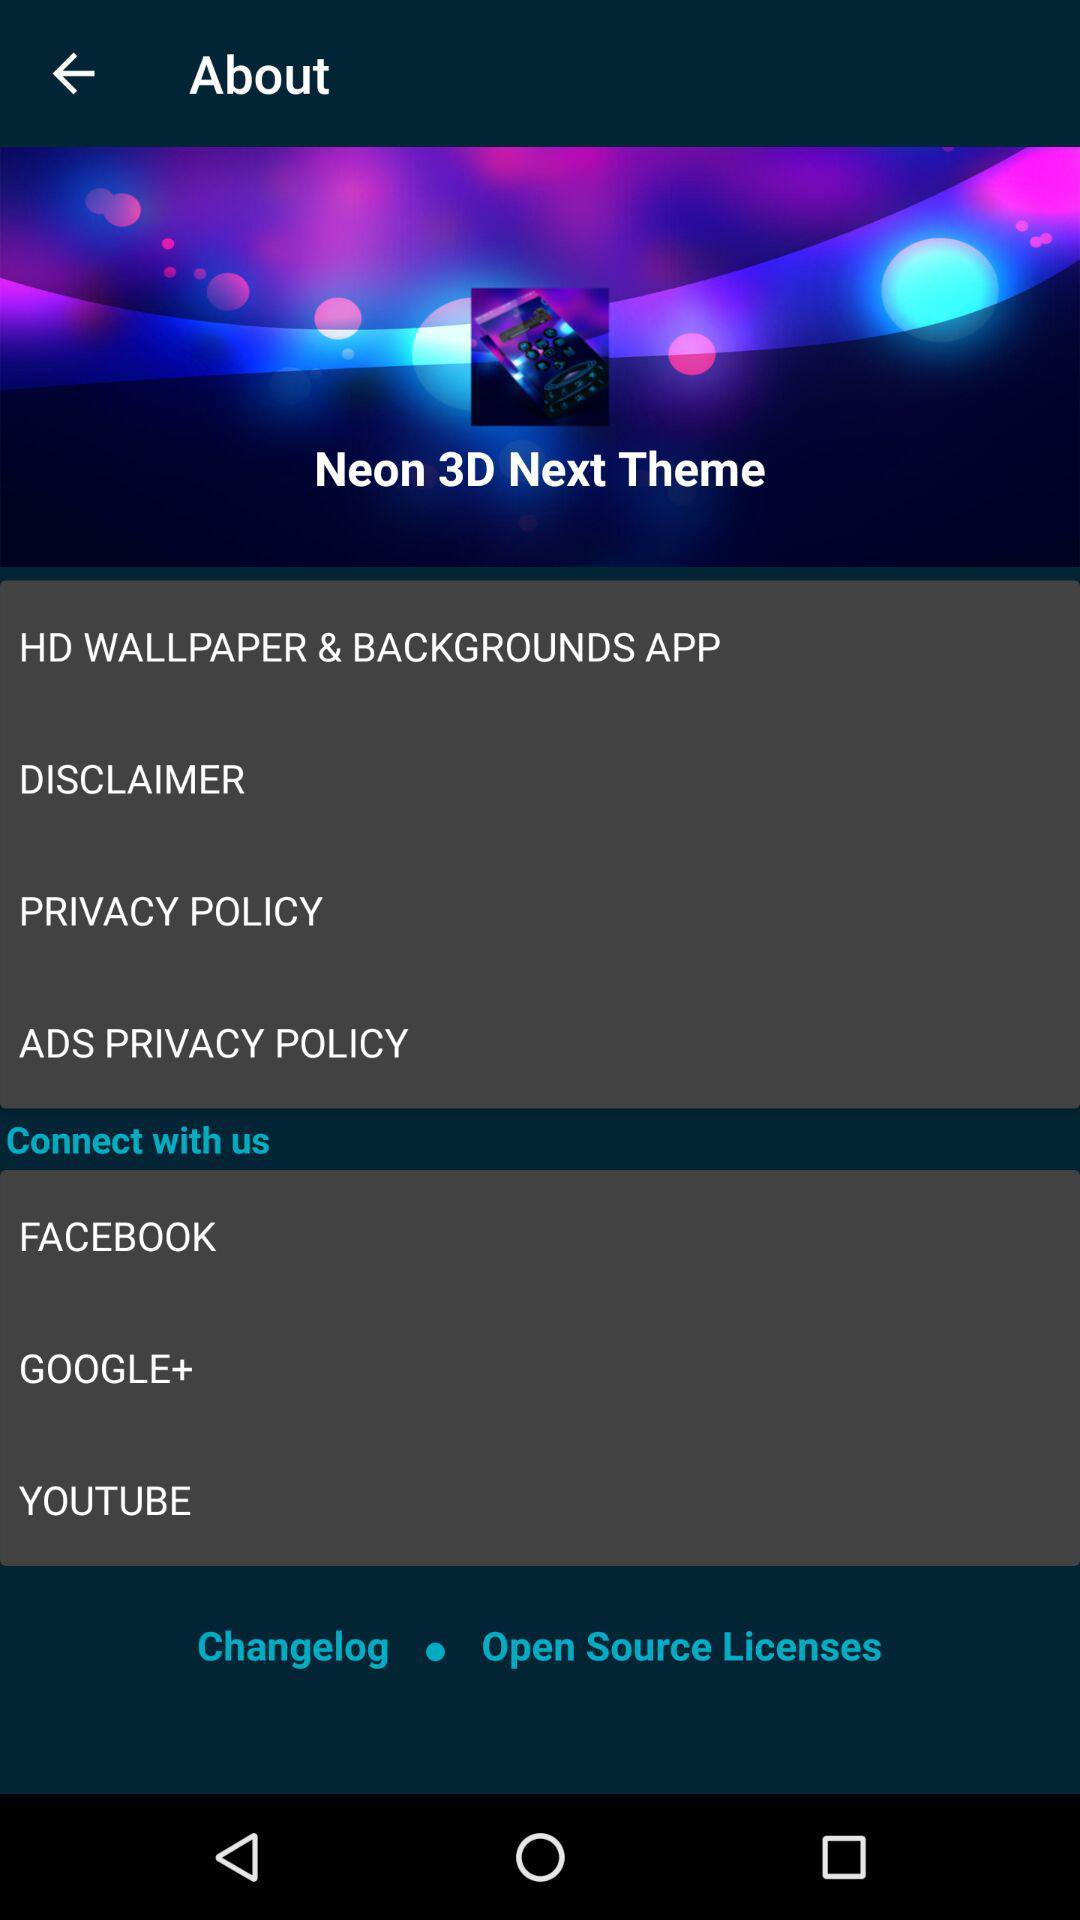 Image resolution: width=1080 pixels, height=1920 pixels. I want to click on the hd wallpaper backgrounds item, so click(540, 646).